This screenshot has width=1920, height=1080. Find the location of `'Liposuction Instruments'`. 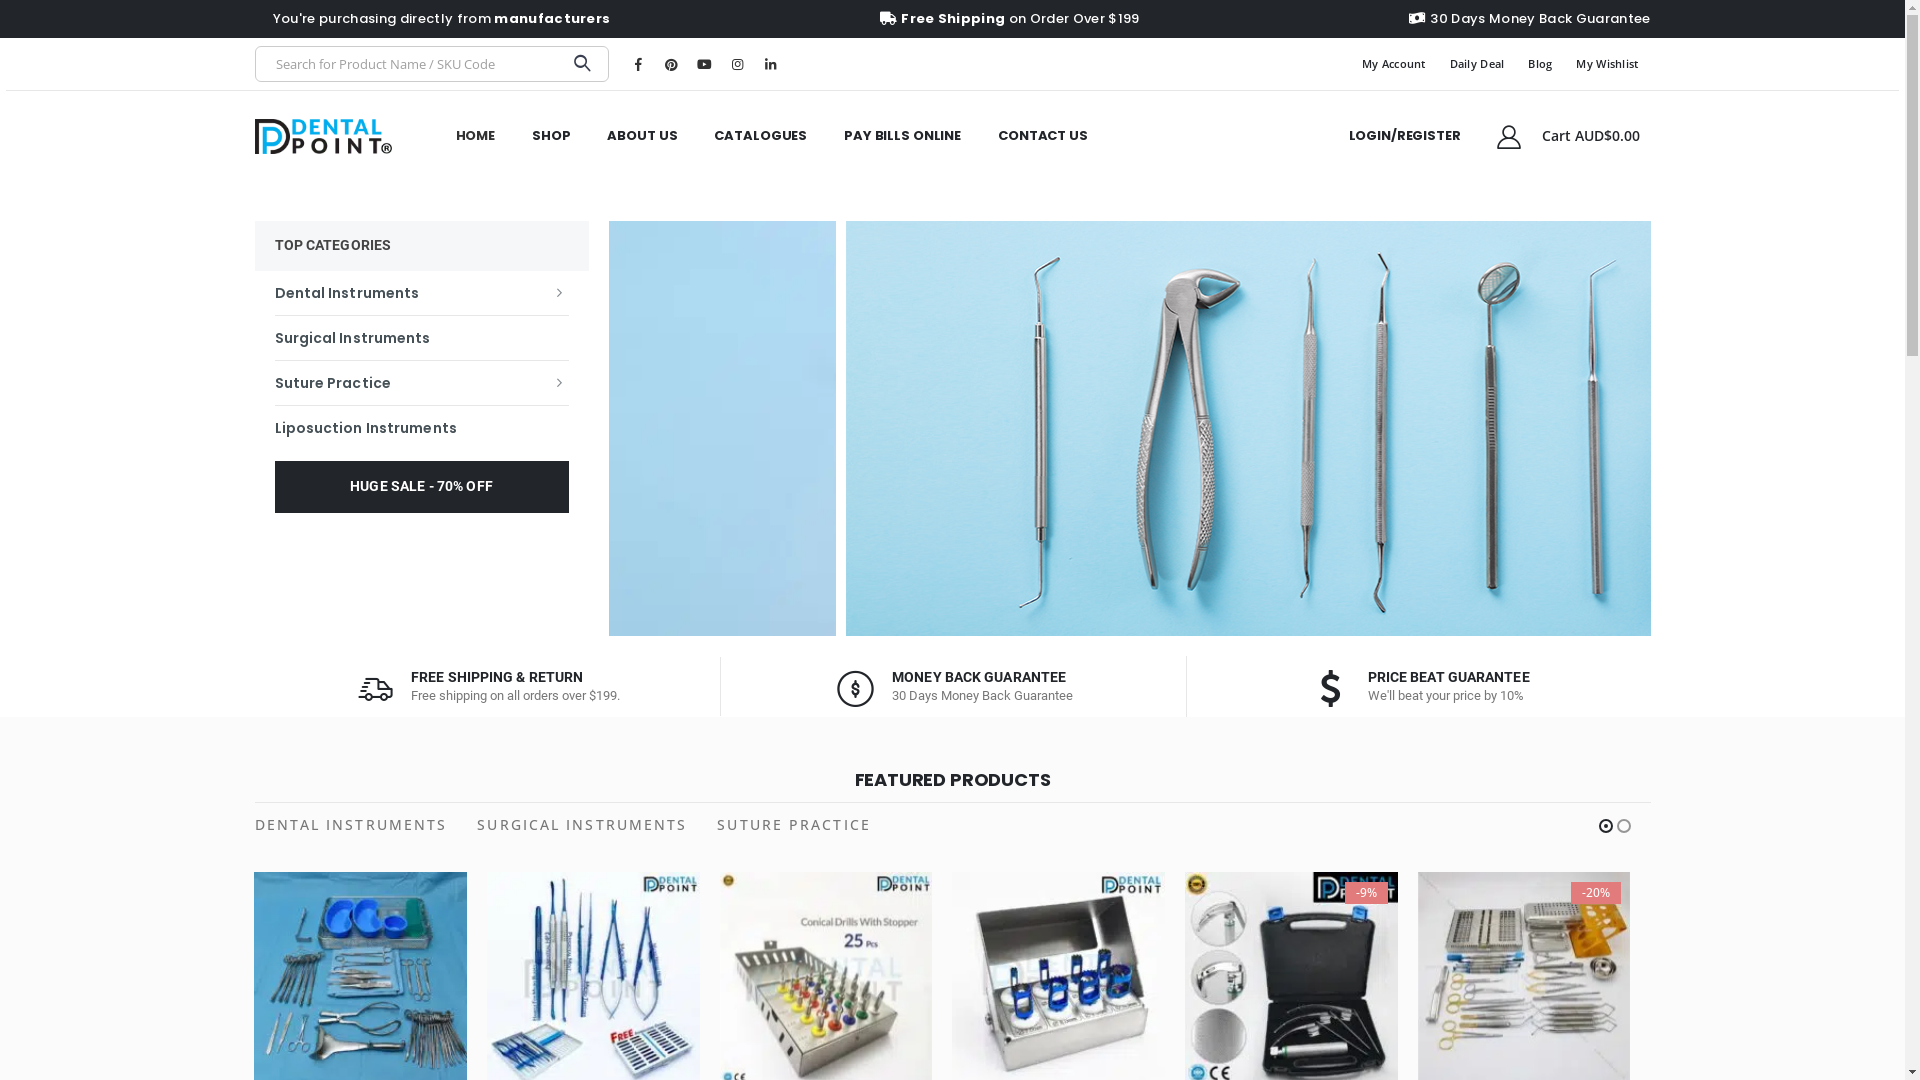

'Liposuction Instruments' is located at coordinates (420, 426).